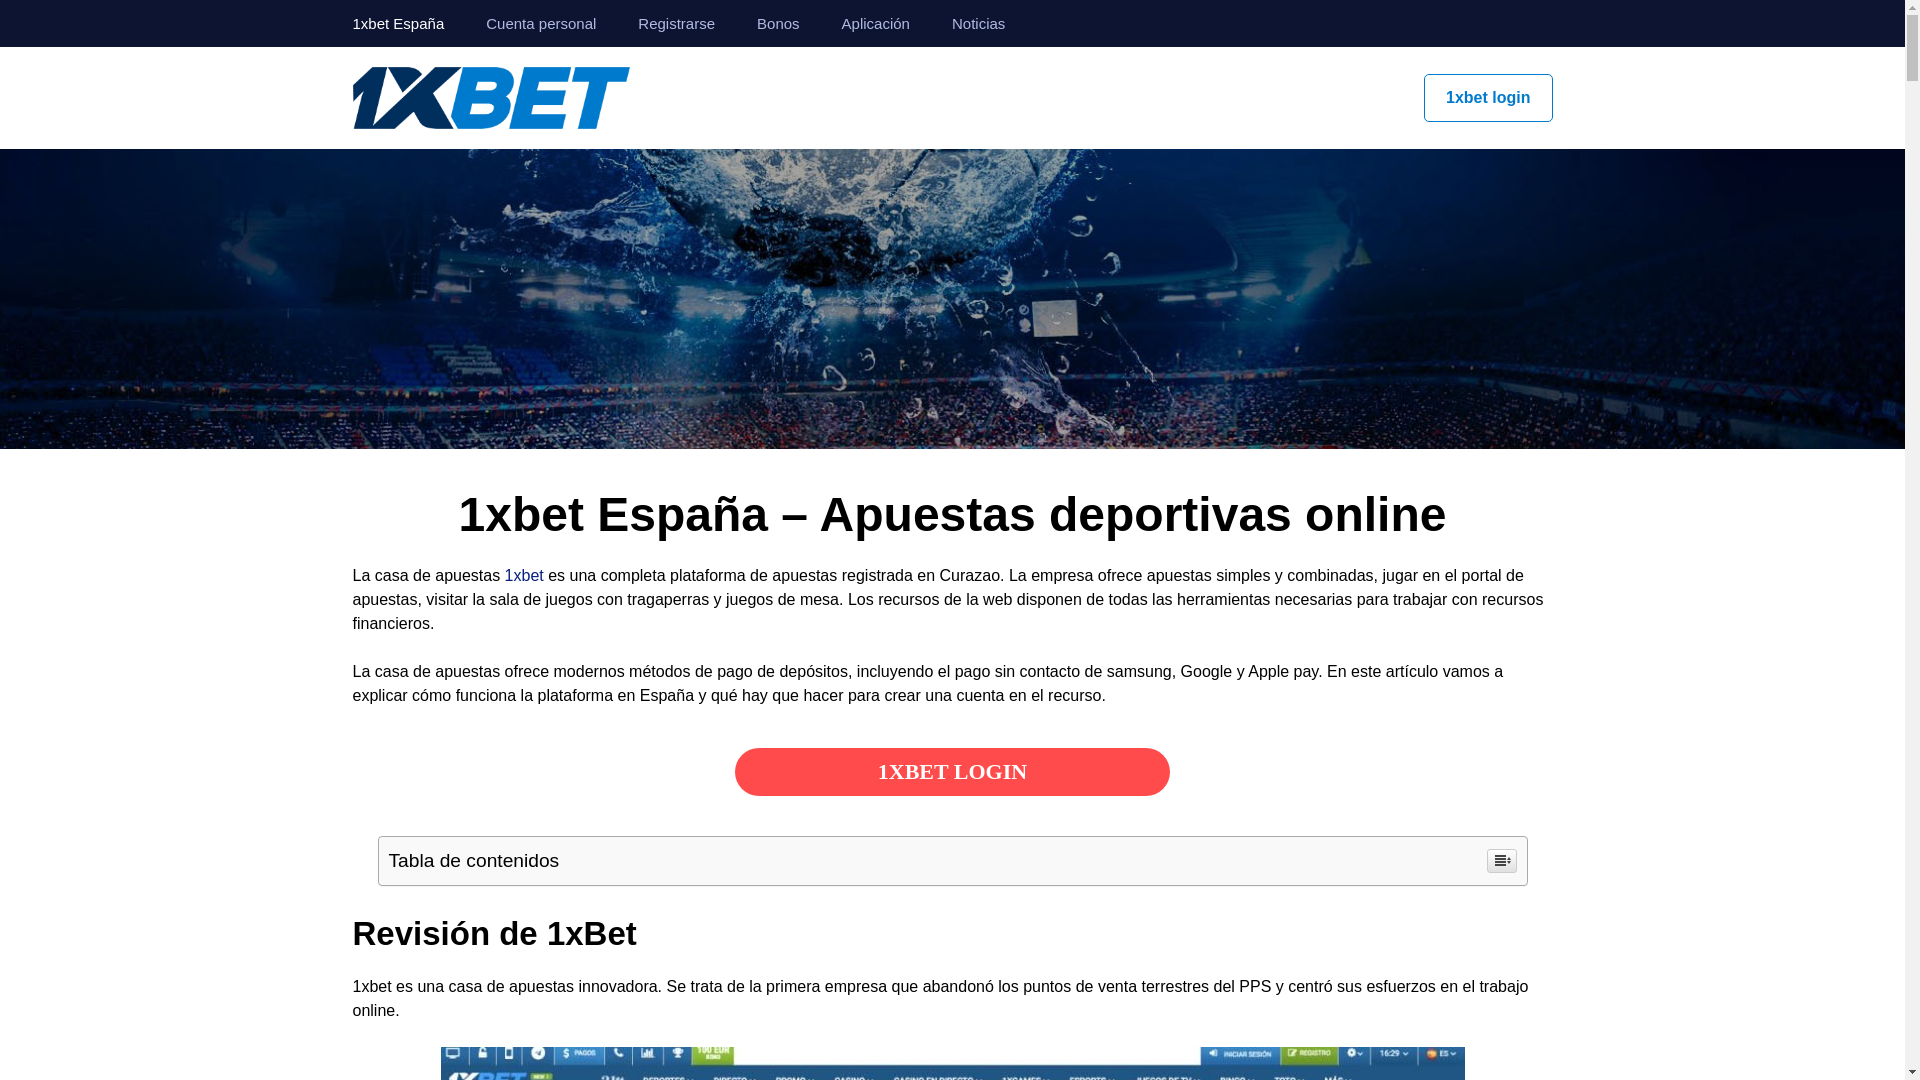 The image size is (1920, 1080). What do you see at coordinates (777, 23) in the screenshot?
I see `'Bonos'` at bounding box center [777, 23].